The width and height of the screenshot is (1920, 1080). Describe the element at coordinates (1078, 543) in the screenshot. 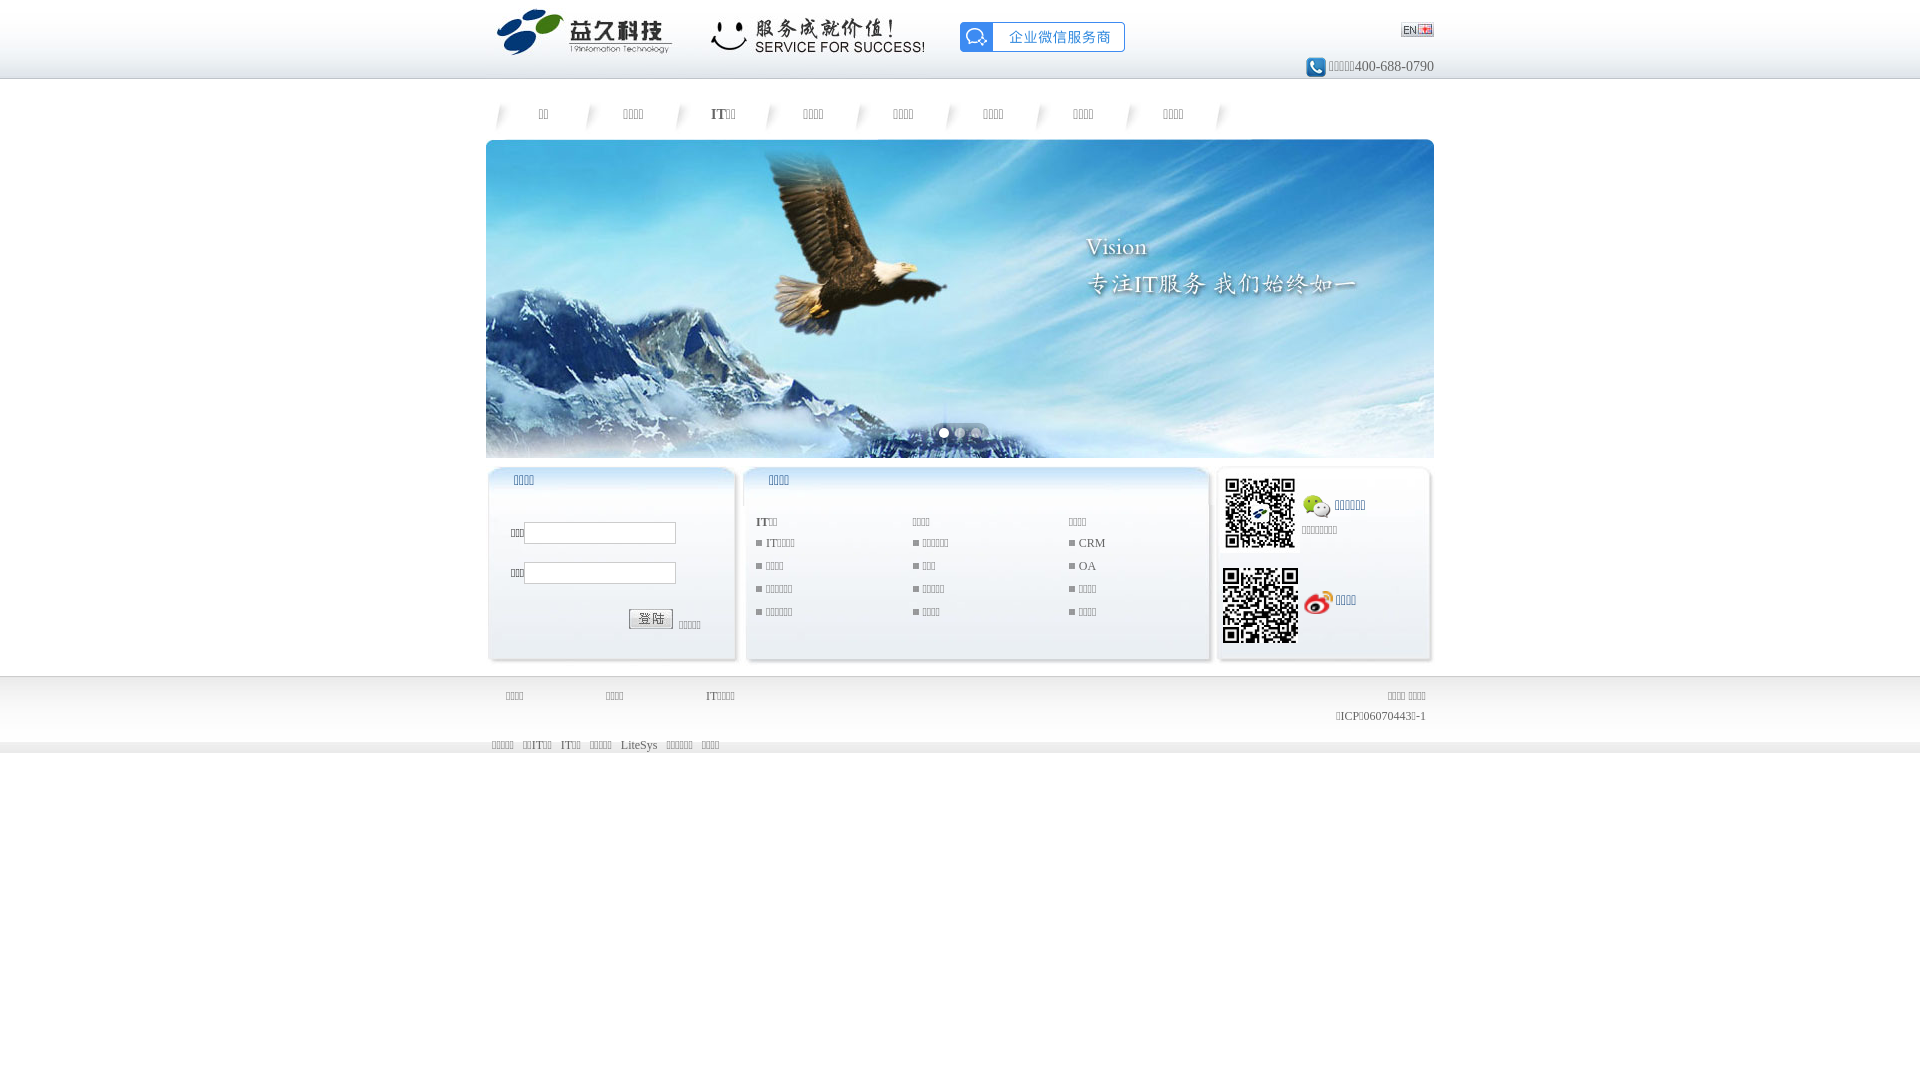

I see `'CRM'` at that location.